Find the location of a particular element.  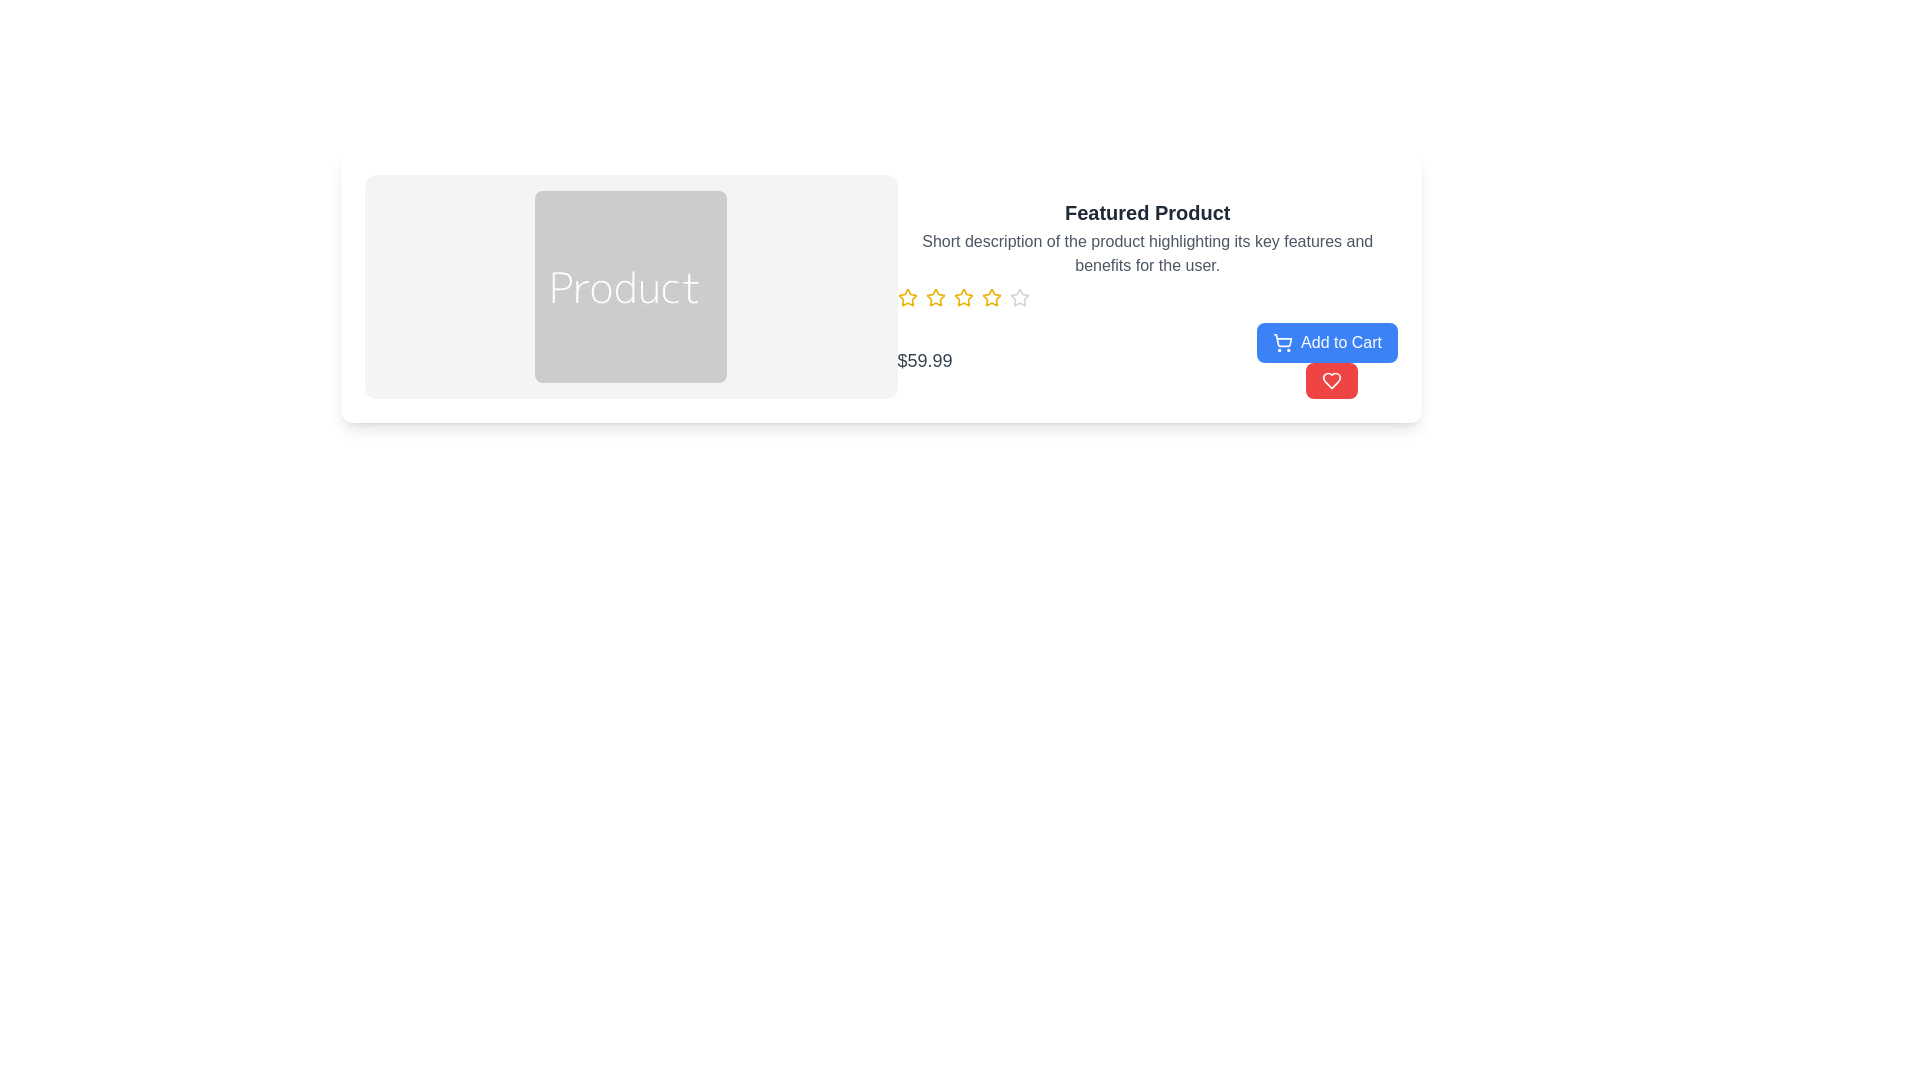

the shopping cart icon located inside the 'Add to Cart' button, positioned to the left of the text label is located at coordinates (1283, 342).